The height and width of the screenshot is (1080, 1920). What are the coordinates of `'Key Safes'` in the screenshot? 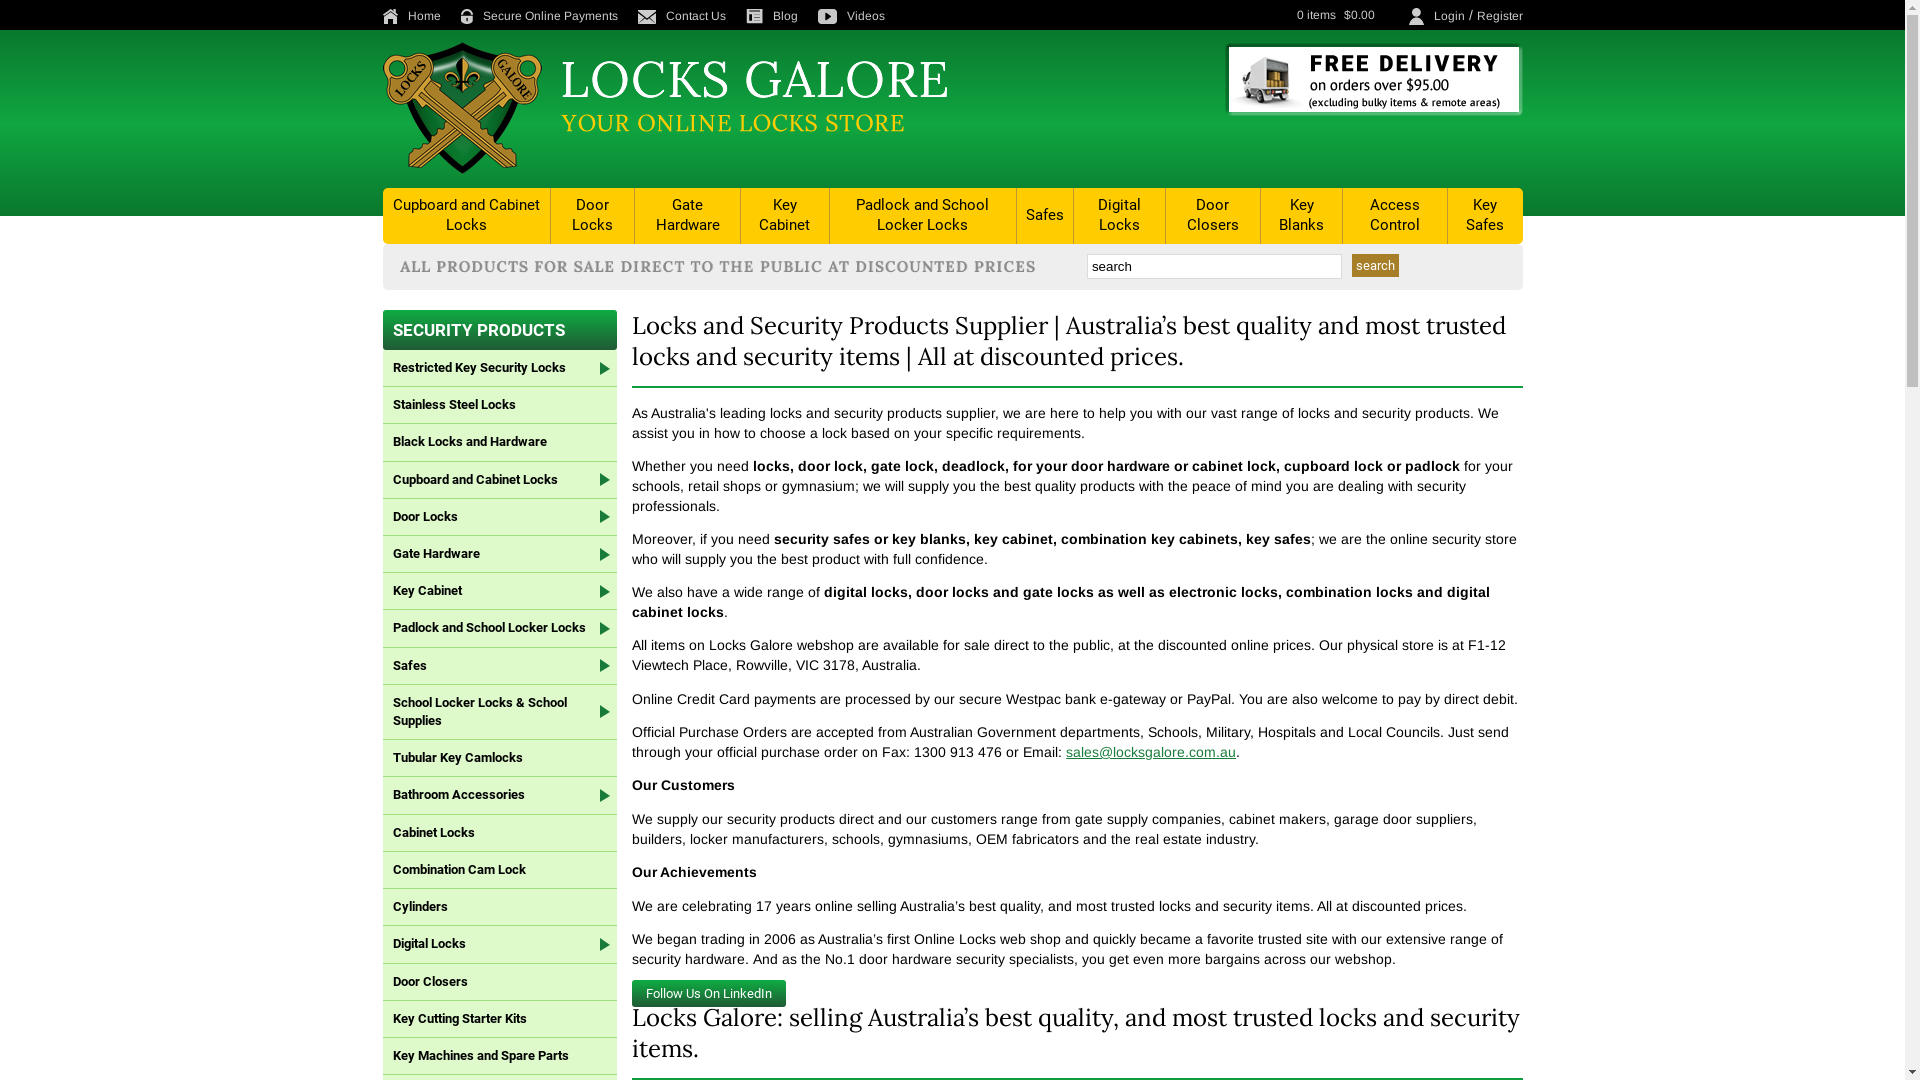 It's located at (1448, 215).